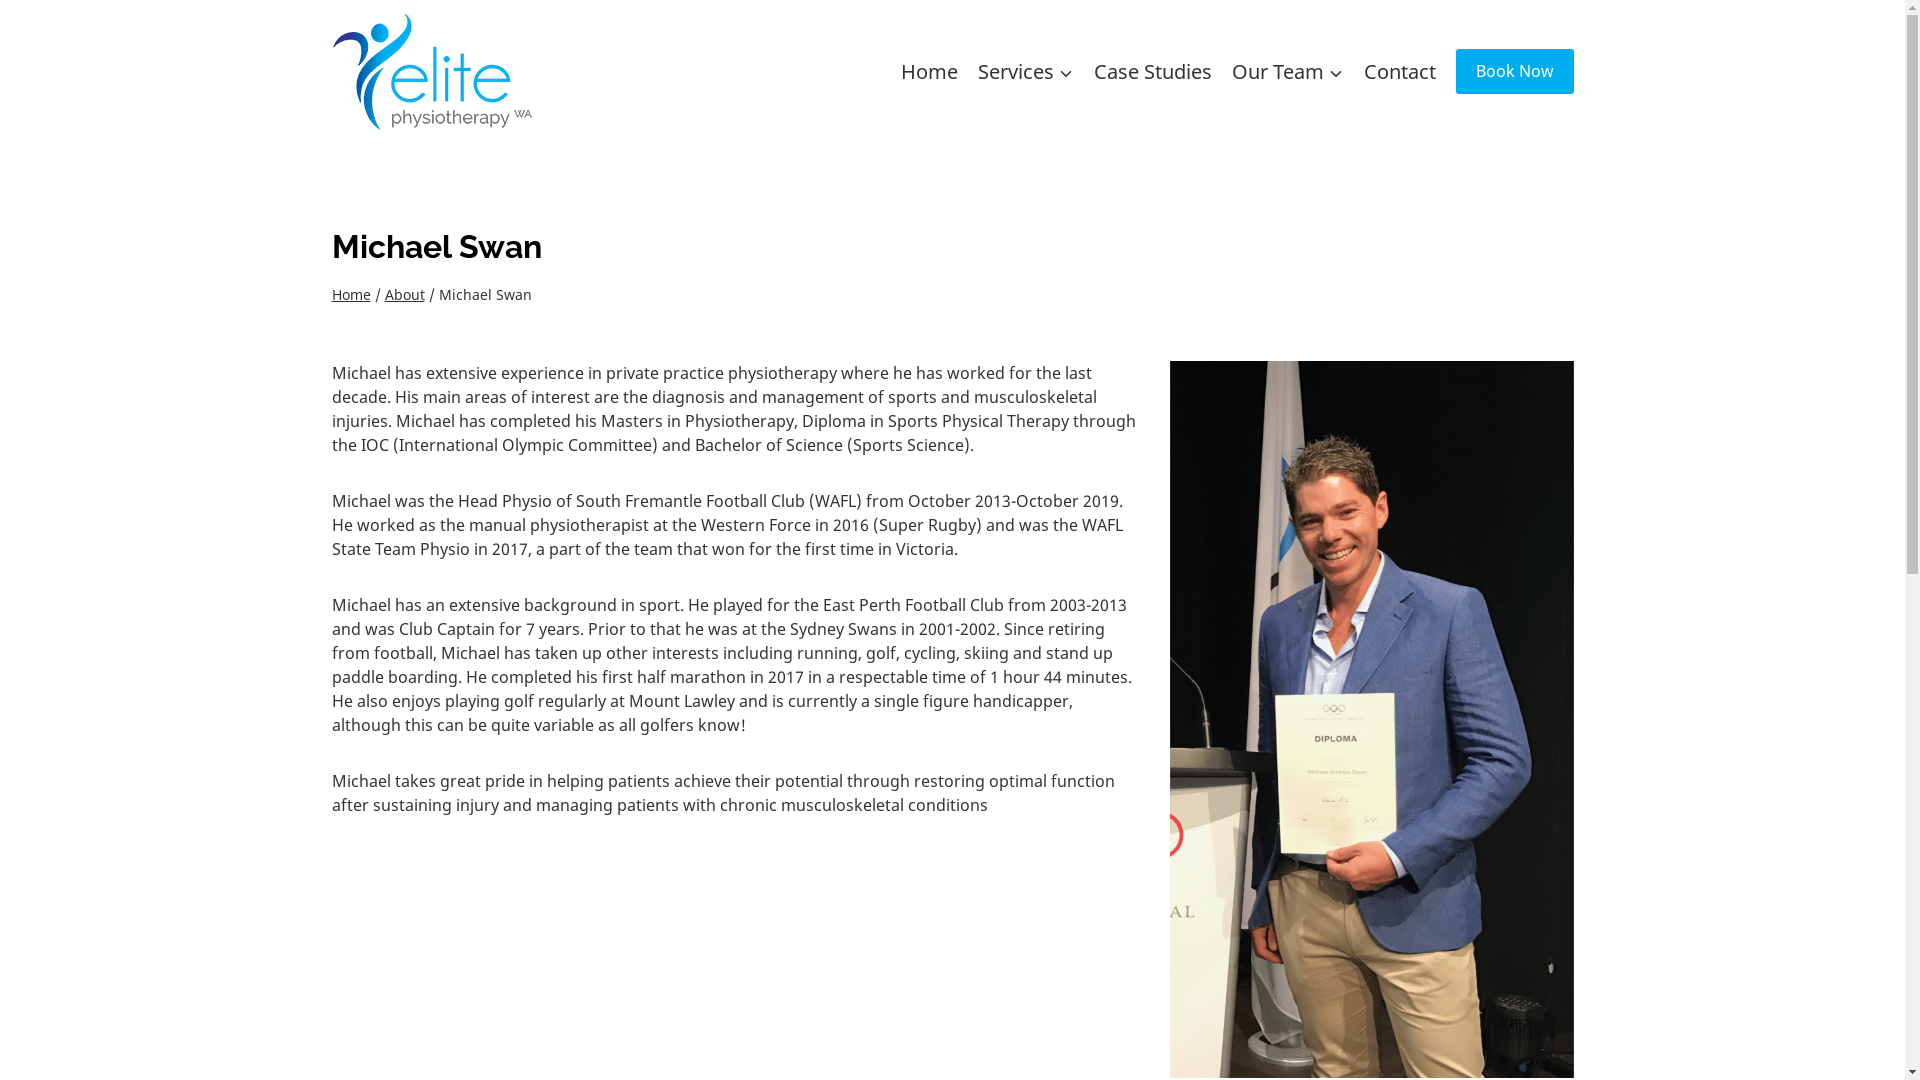  Describe the element at coordinates (1287, 69) in the screenshot. I see `'Our Team'` at that location.